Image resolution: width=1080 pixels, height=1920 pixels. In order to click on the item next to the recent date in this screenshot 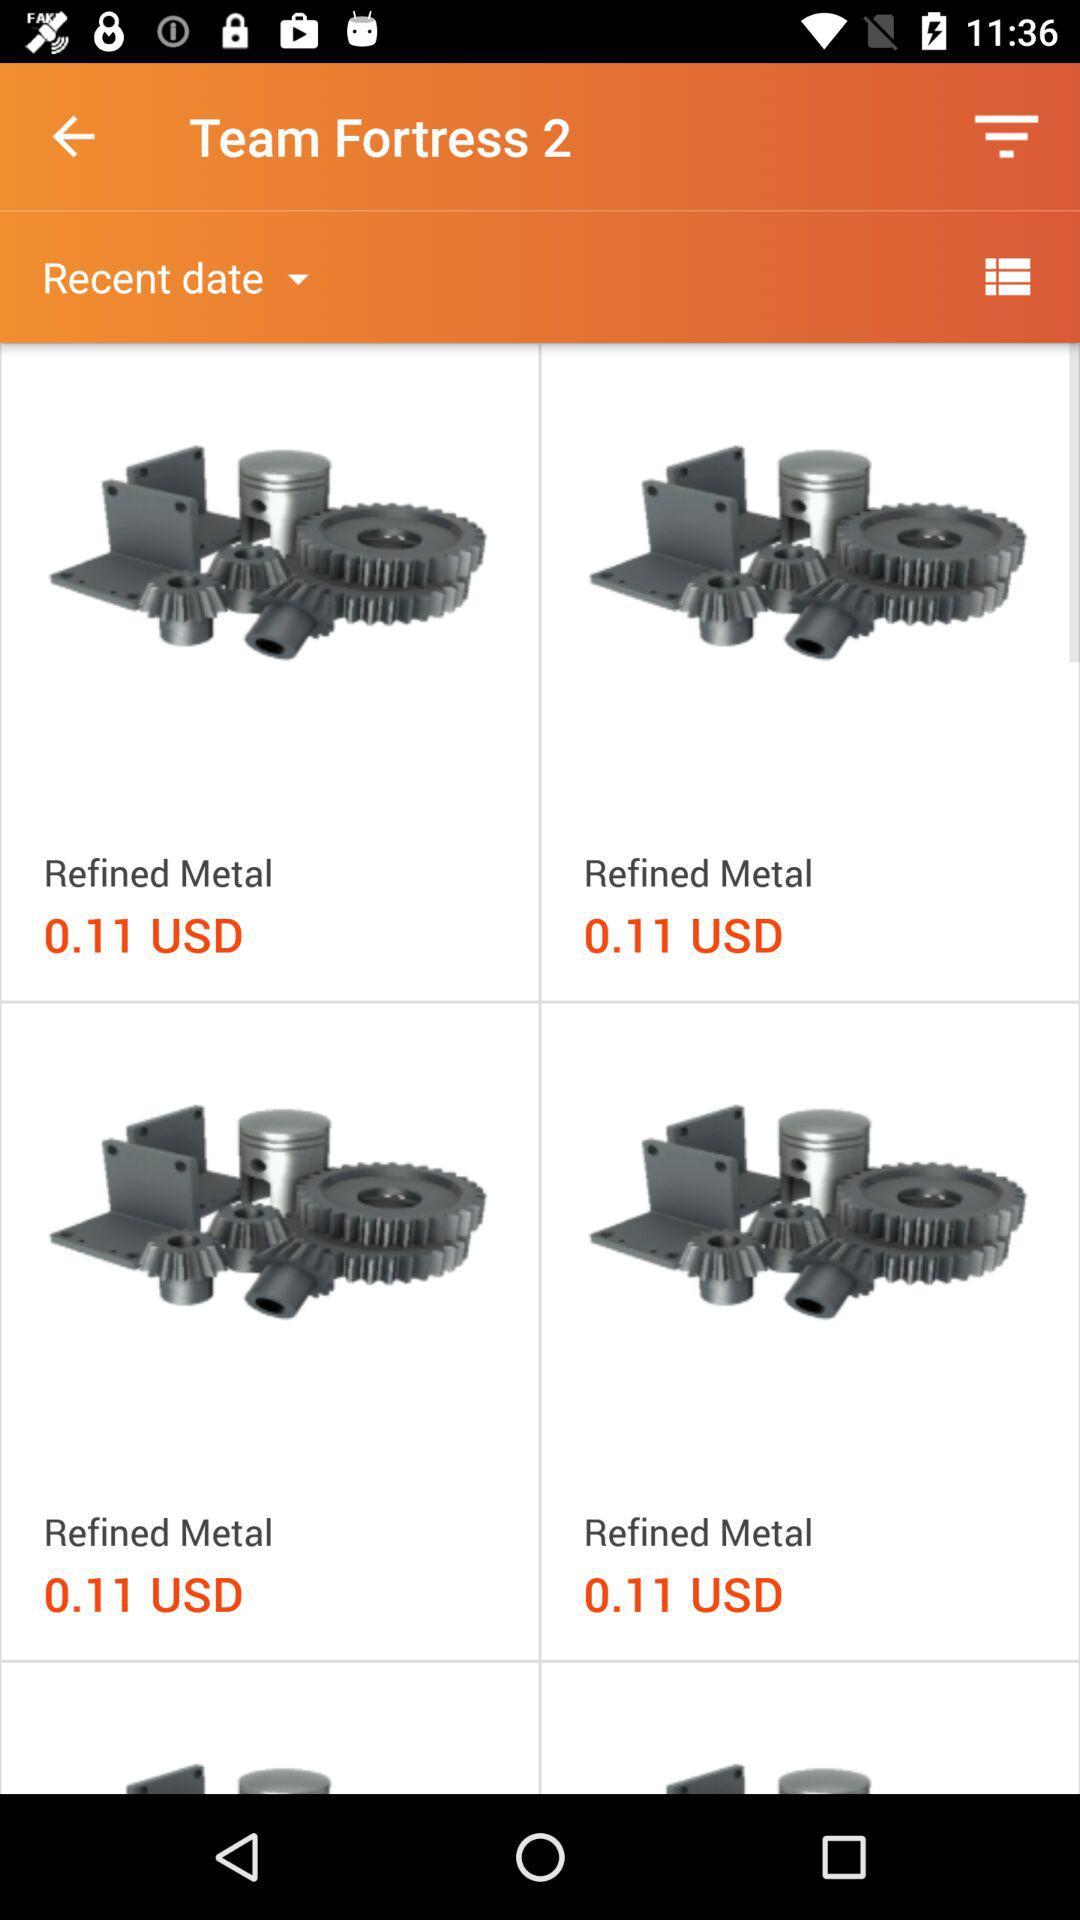, I will do `click(1006, 275)`.